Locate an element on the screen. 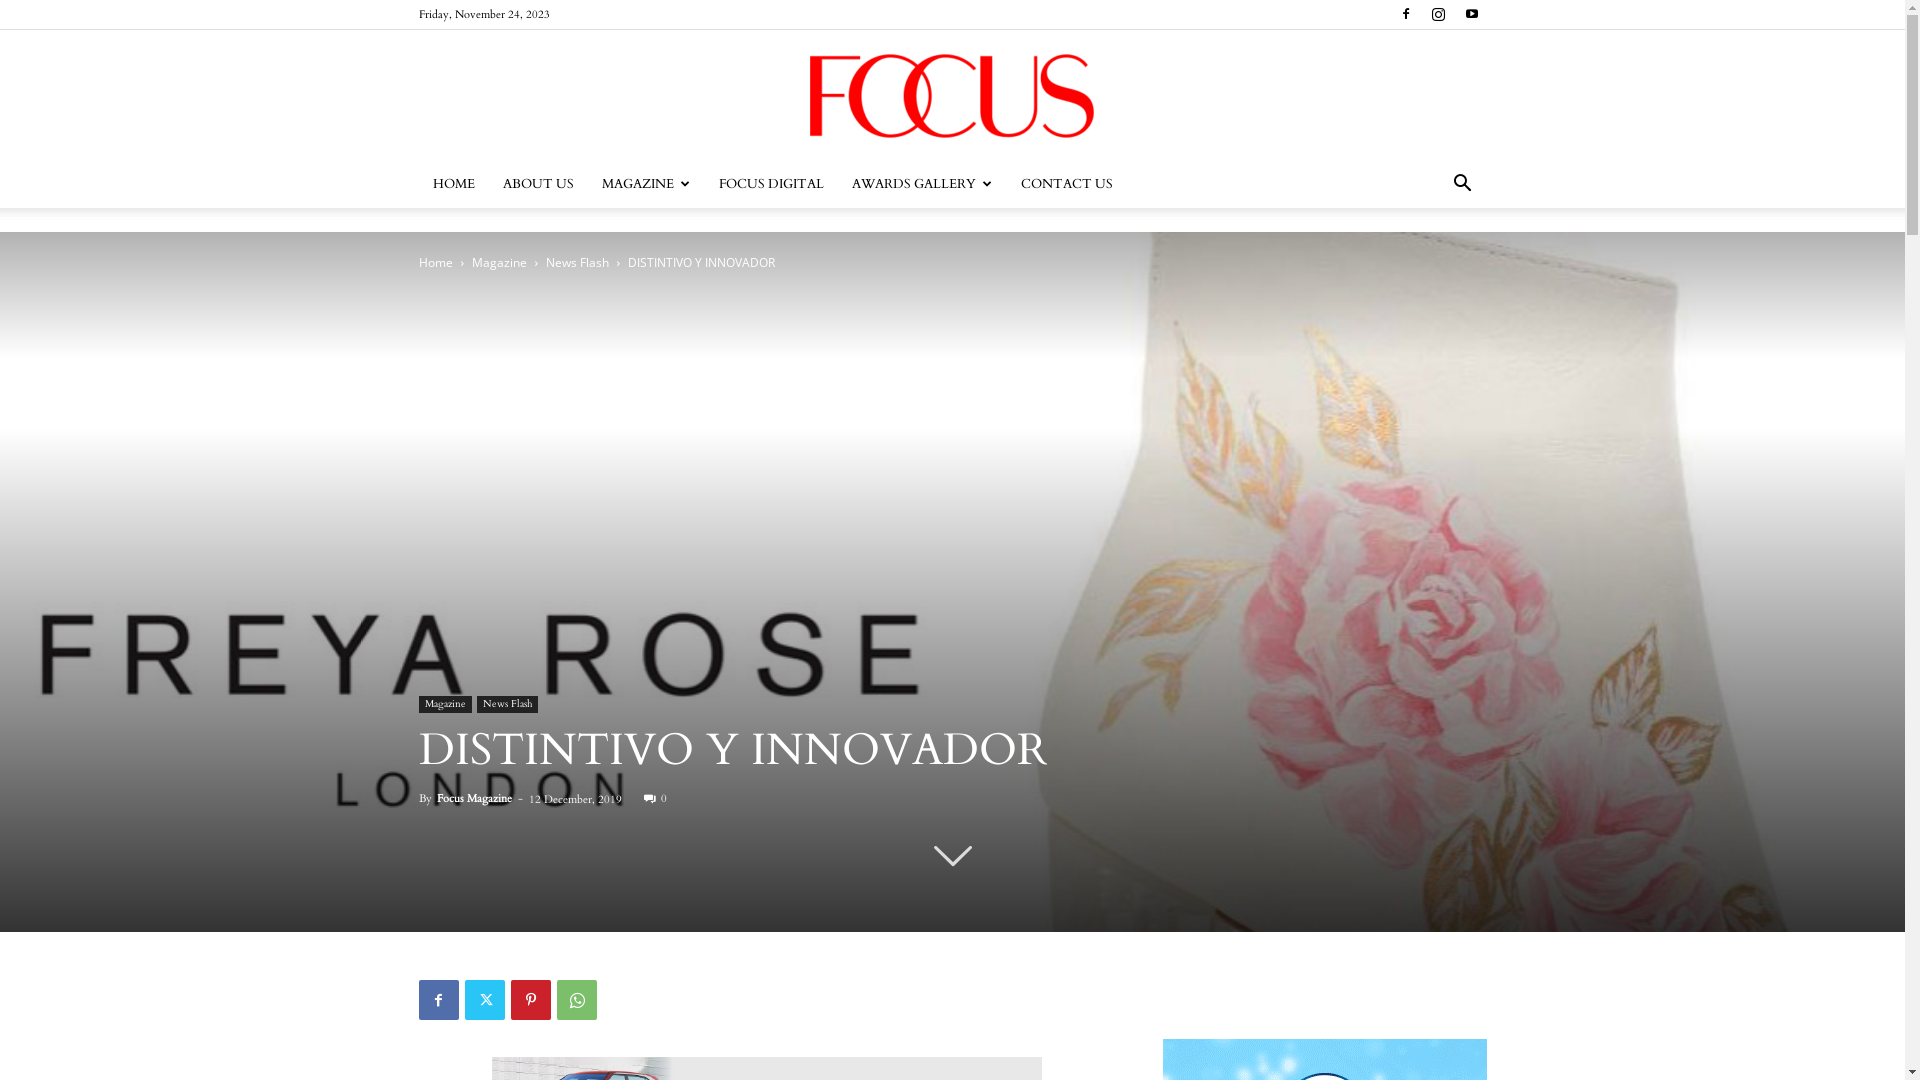  'News Flash' is located at coordinates (576, 261).